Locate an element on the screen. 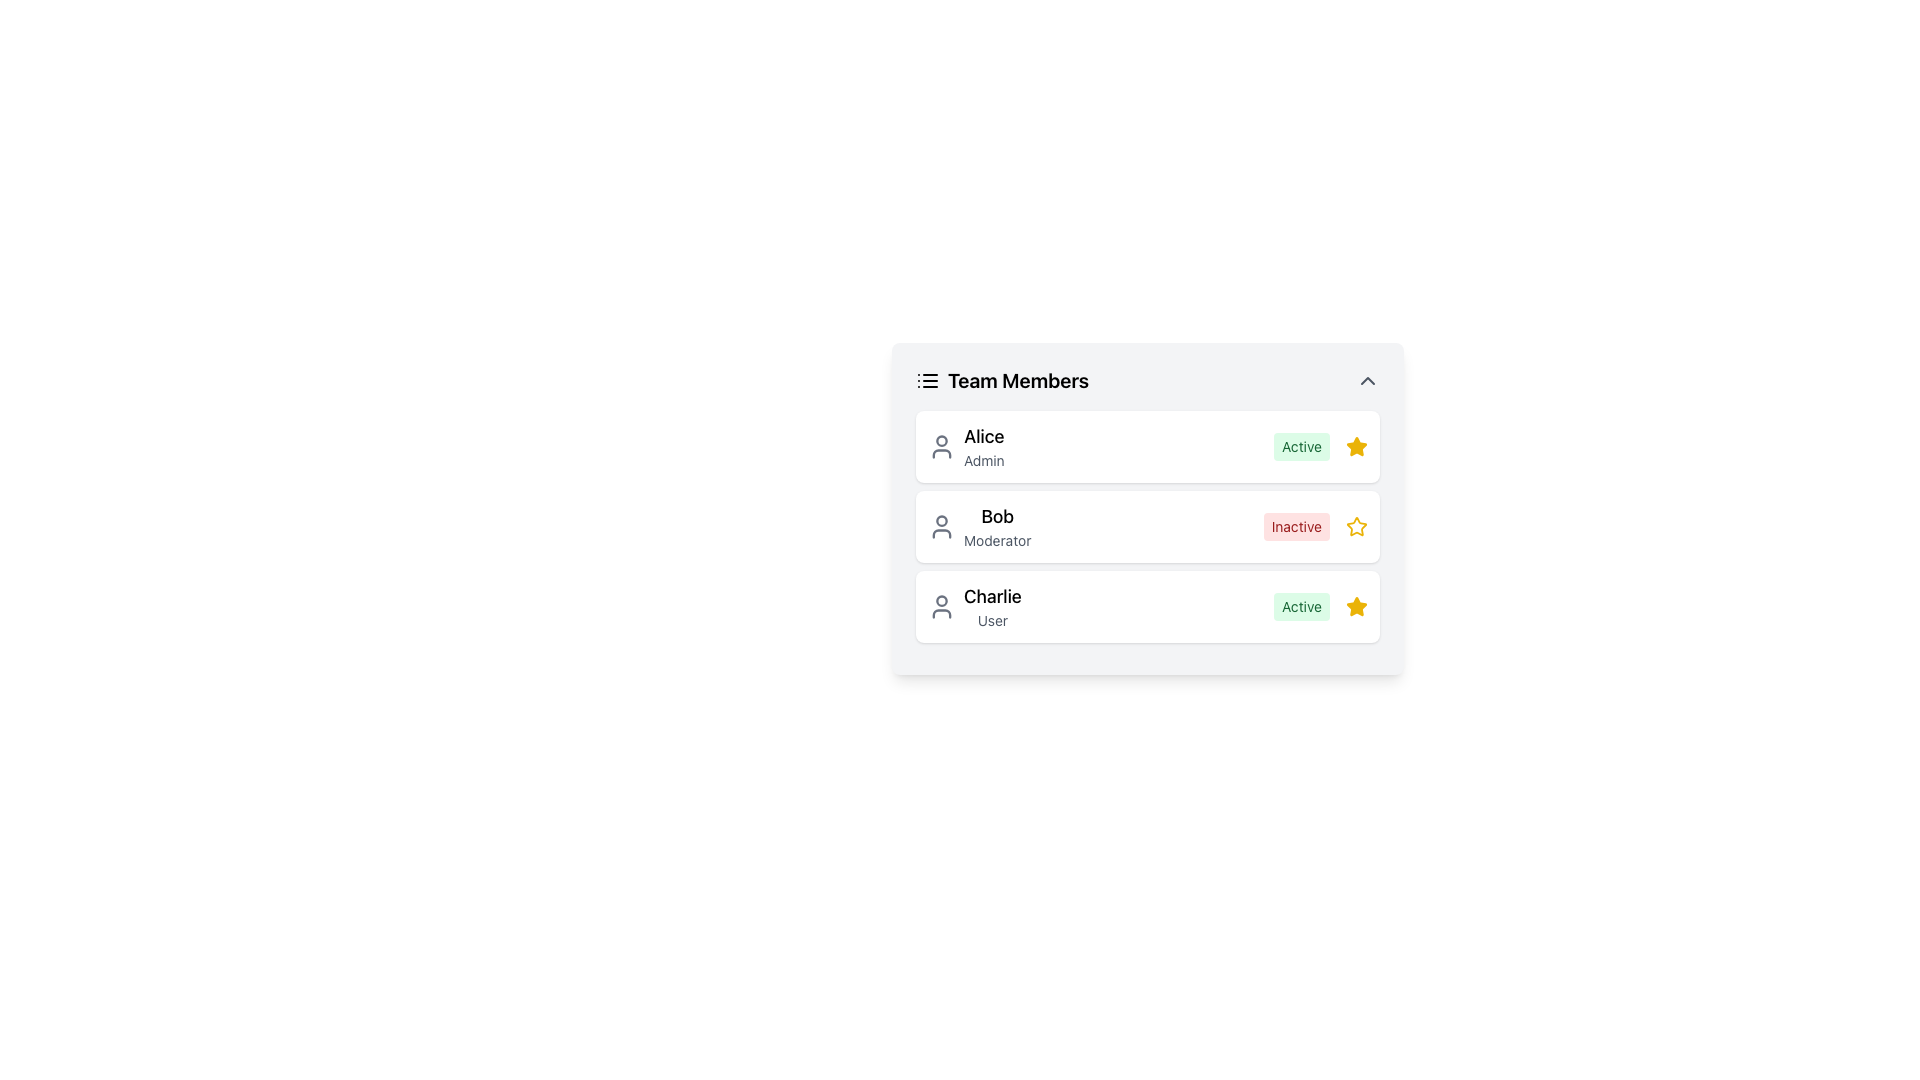 The width and height of the screenshot is (1920, 1080). the user identity text element located in the middle row of the 'Team Members' card is located at coordinates (997, 526).